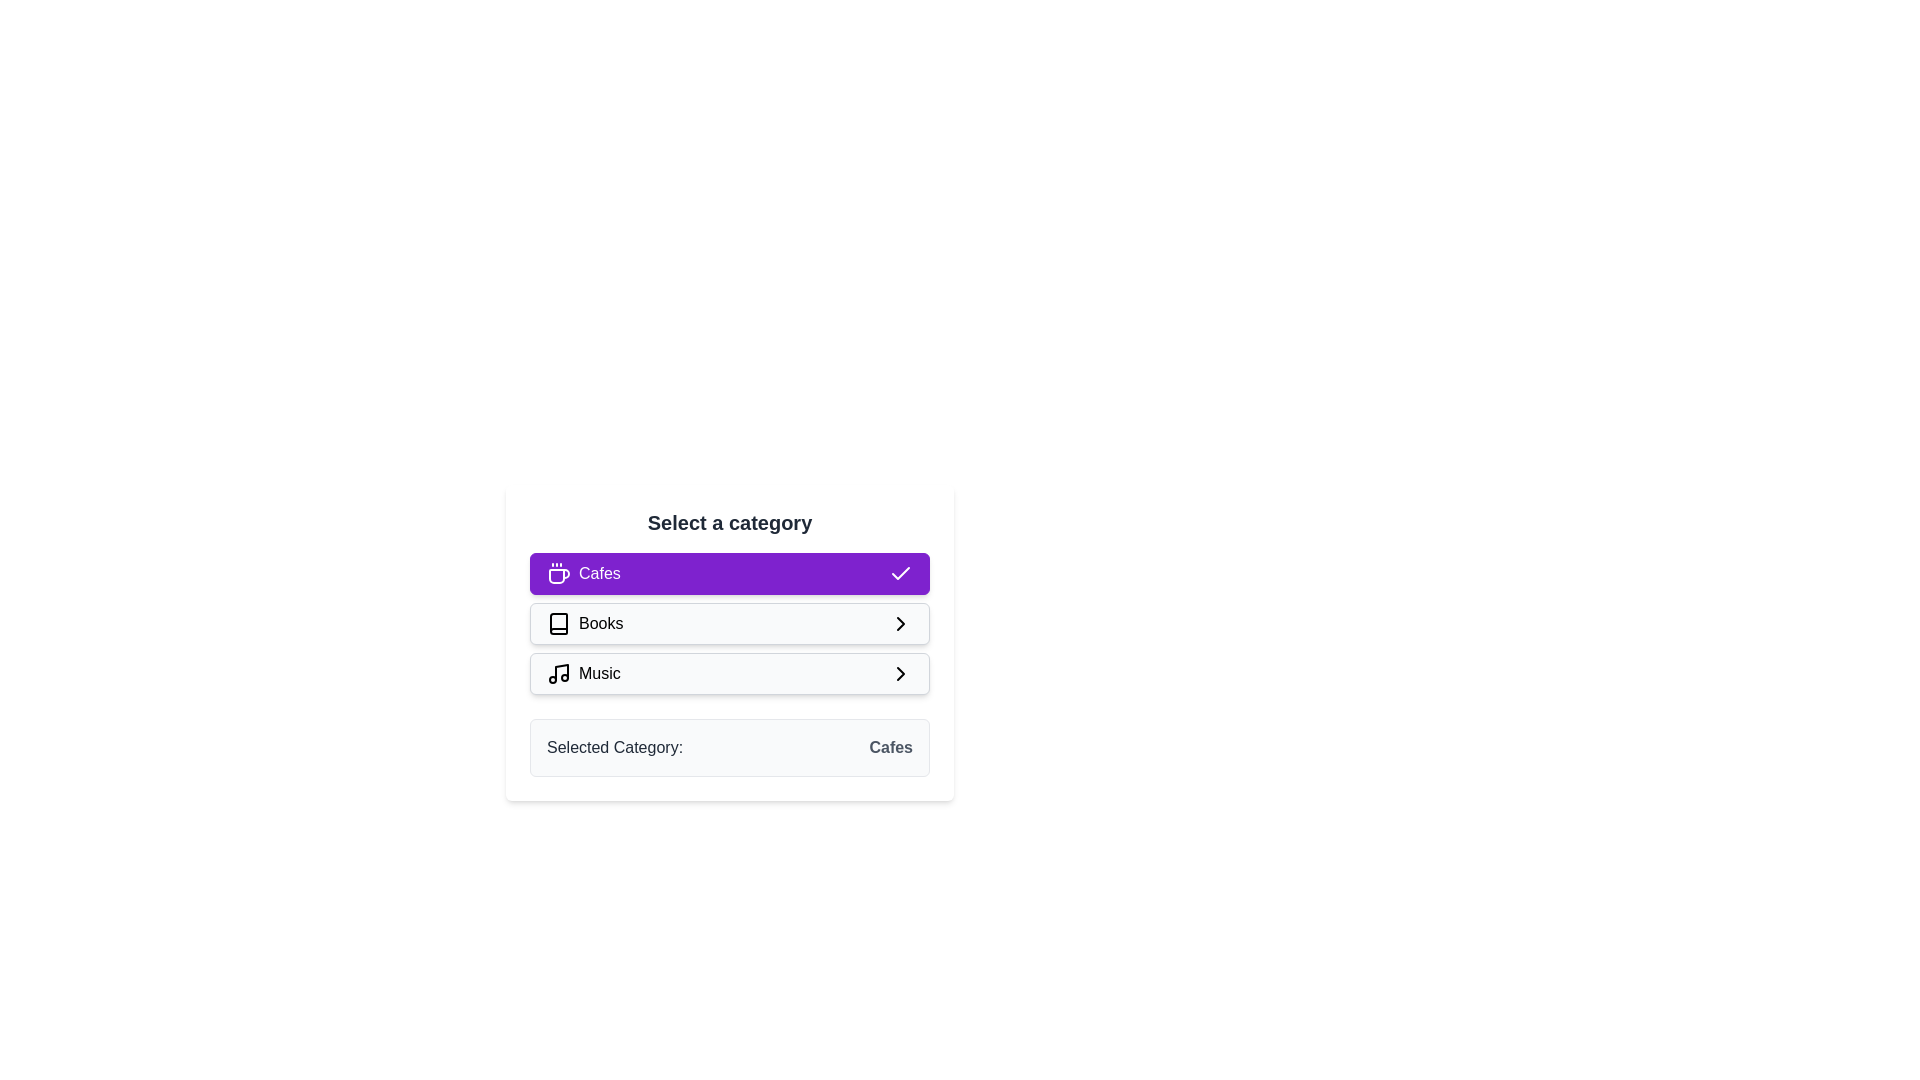 The width and height of the screenshot is (1920, 1080). I want to click on the 'Music' text label located in the selectable categories list, so click(598, 674).